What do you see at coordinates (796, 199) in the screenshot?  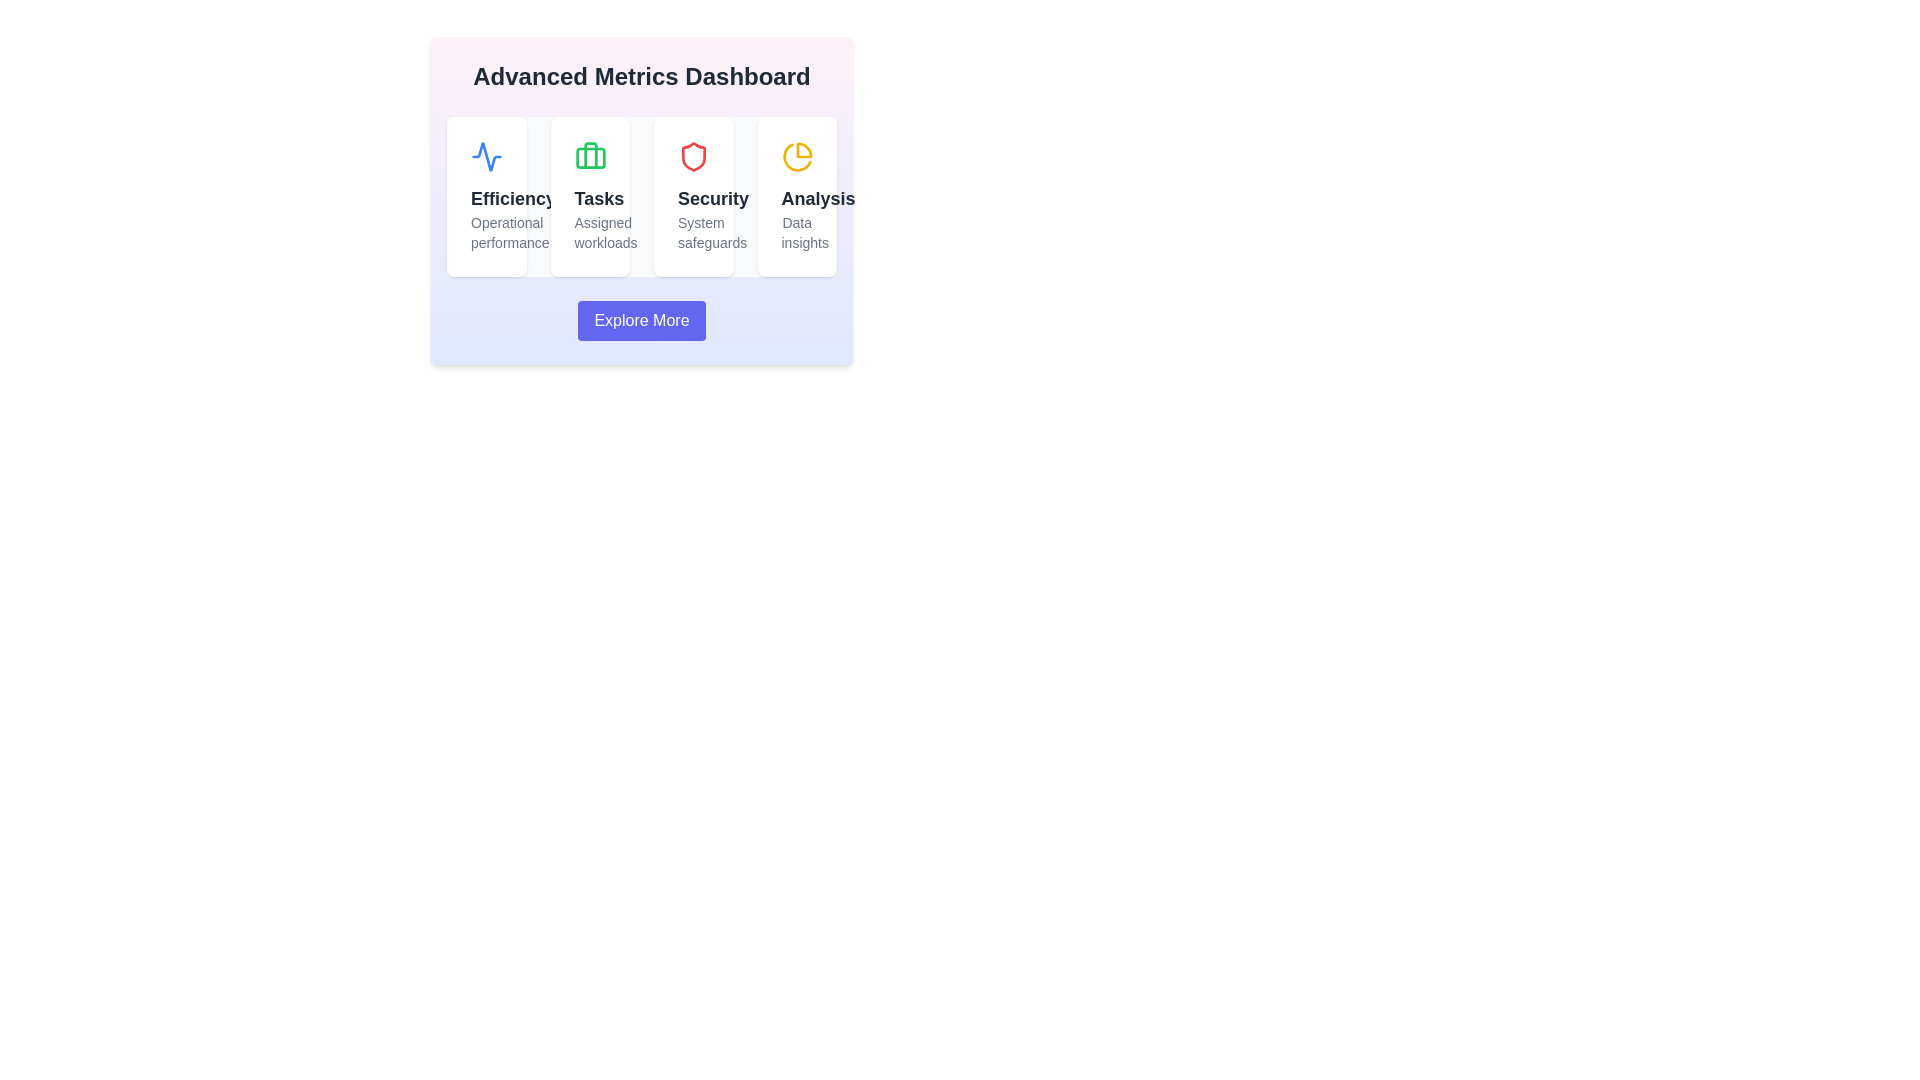 I see `the text label that serves as a title or label for analysis-related data within the dashboard, located centrally and directly above the 'Data insights' text` at bounding box center [796, 199].